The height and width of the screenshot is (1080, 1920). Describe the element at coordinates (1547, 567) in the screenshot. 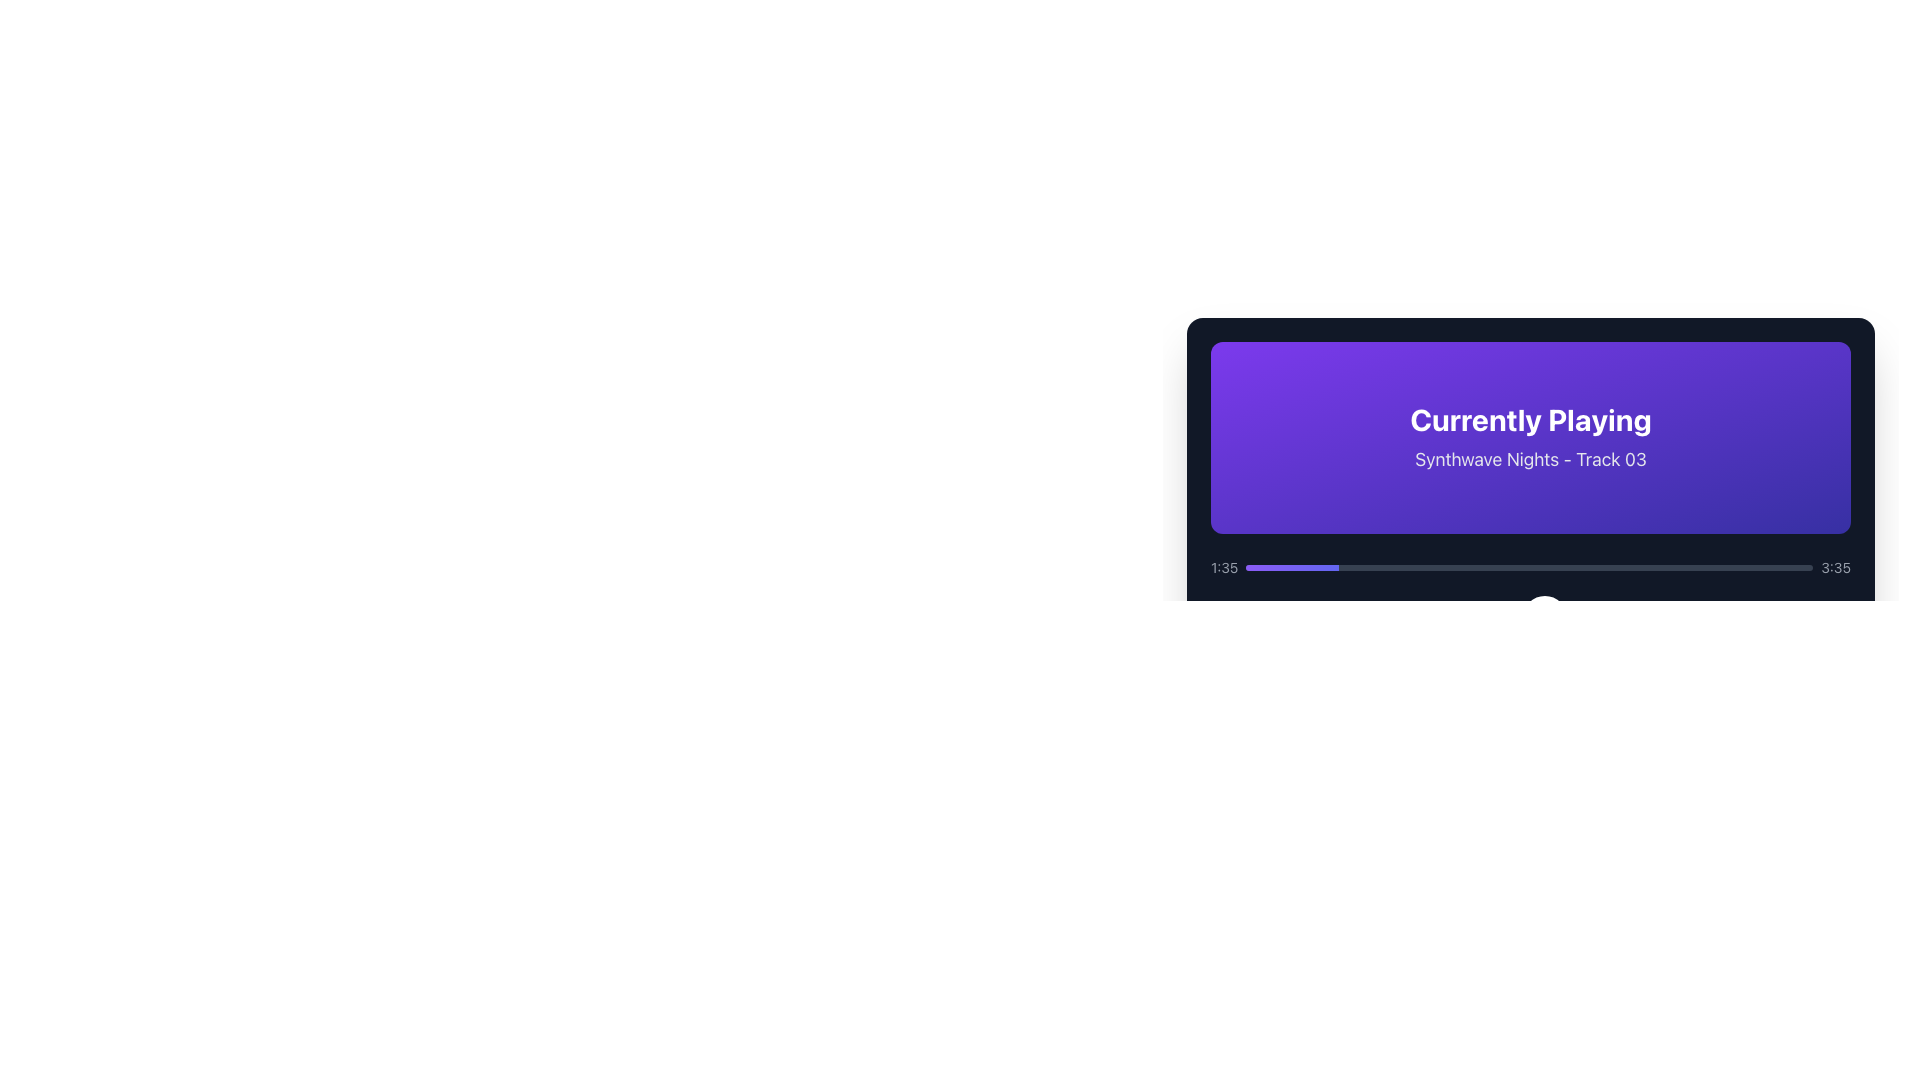

I see `the playback progress` at that location.